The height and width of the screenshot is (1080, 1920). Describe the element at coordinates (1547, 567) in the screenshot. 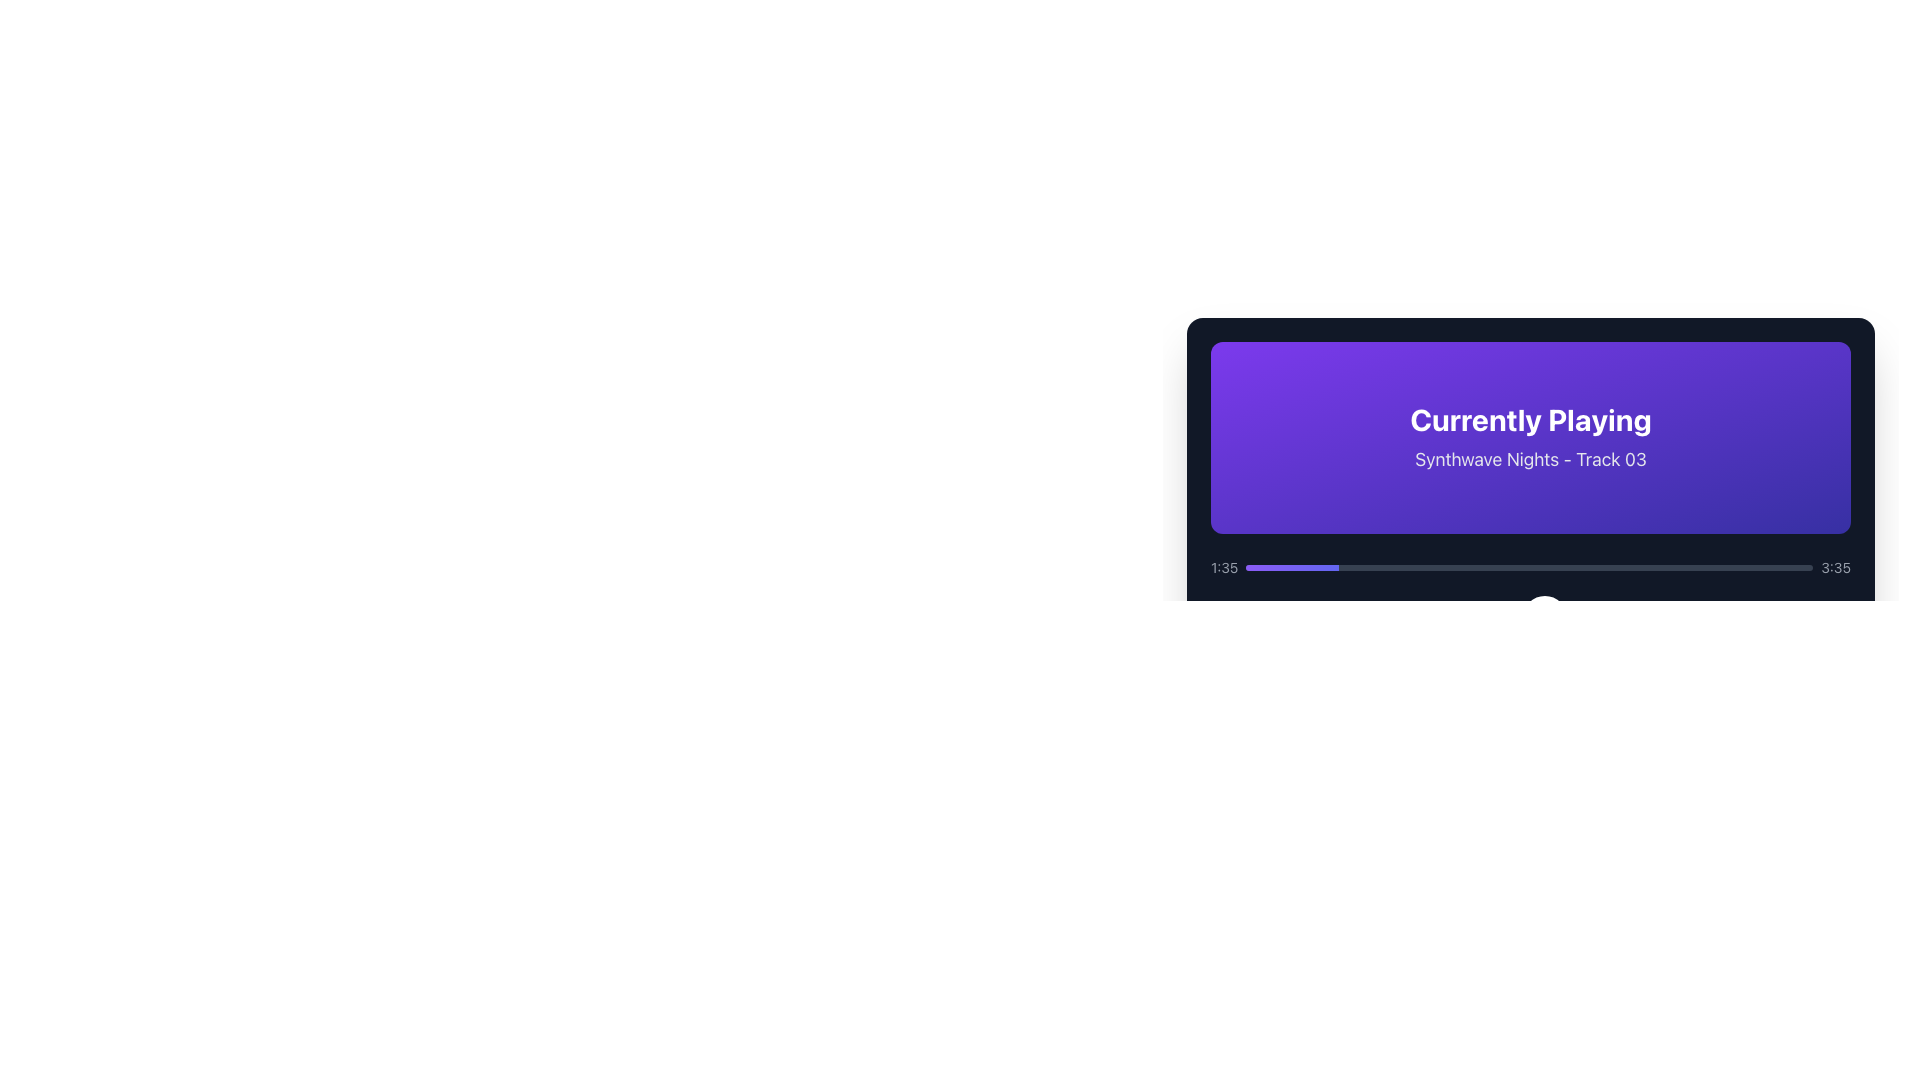

I see `the playback progress` at that location.